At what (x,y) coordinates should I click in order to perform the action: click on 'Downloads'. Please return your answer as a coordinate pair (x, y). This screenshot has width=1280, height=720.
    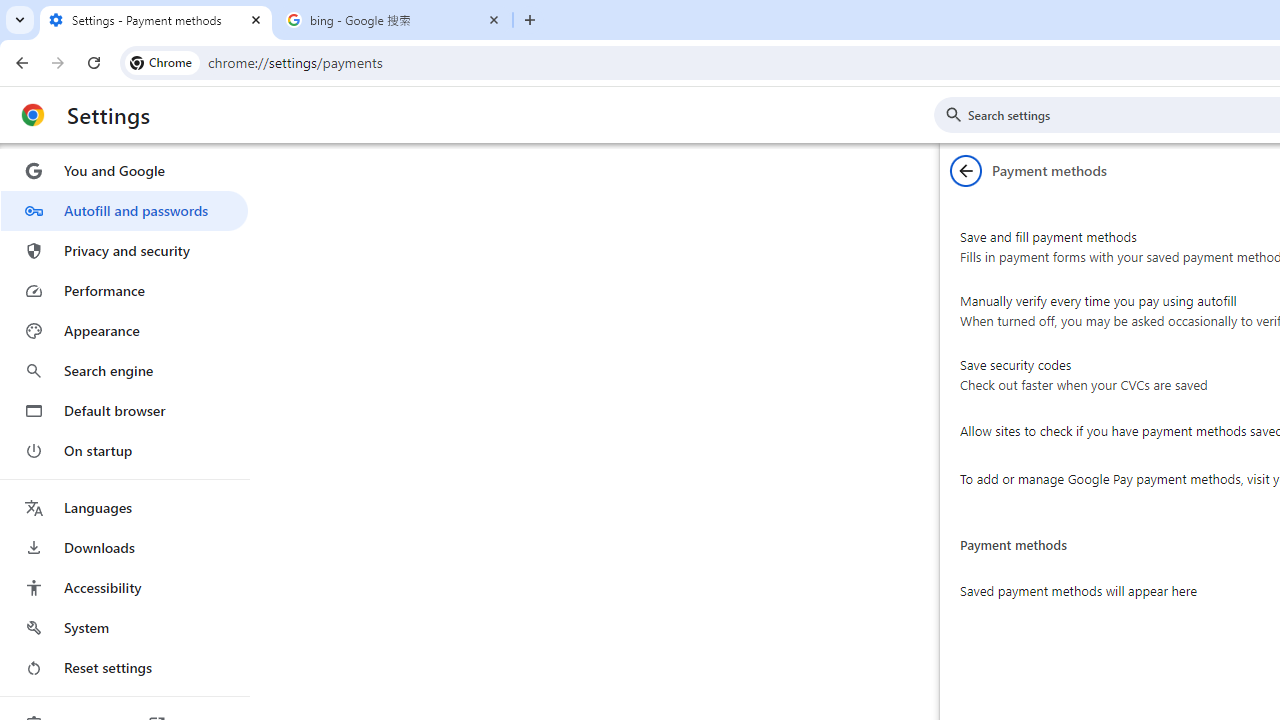
    Looking at the image, I should click on (123, 547).